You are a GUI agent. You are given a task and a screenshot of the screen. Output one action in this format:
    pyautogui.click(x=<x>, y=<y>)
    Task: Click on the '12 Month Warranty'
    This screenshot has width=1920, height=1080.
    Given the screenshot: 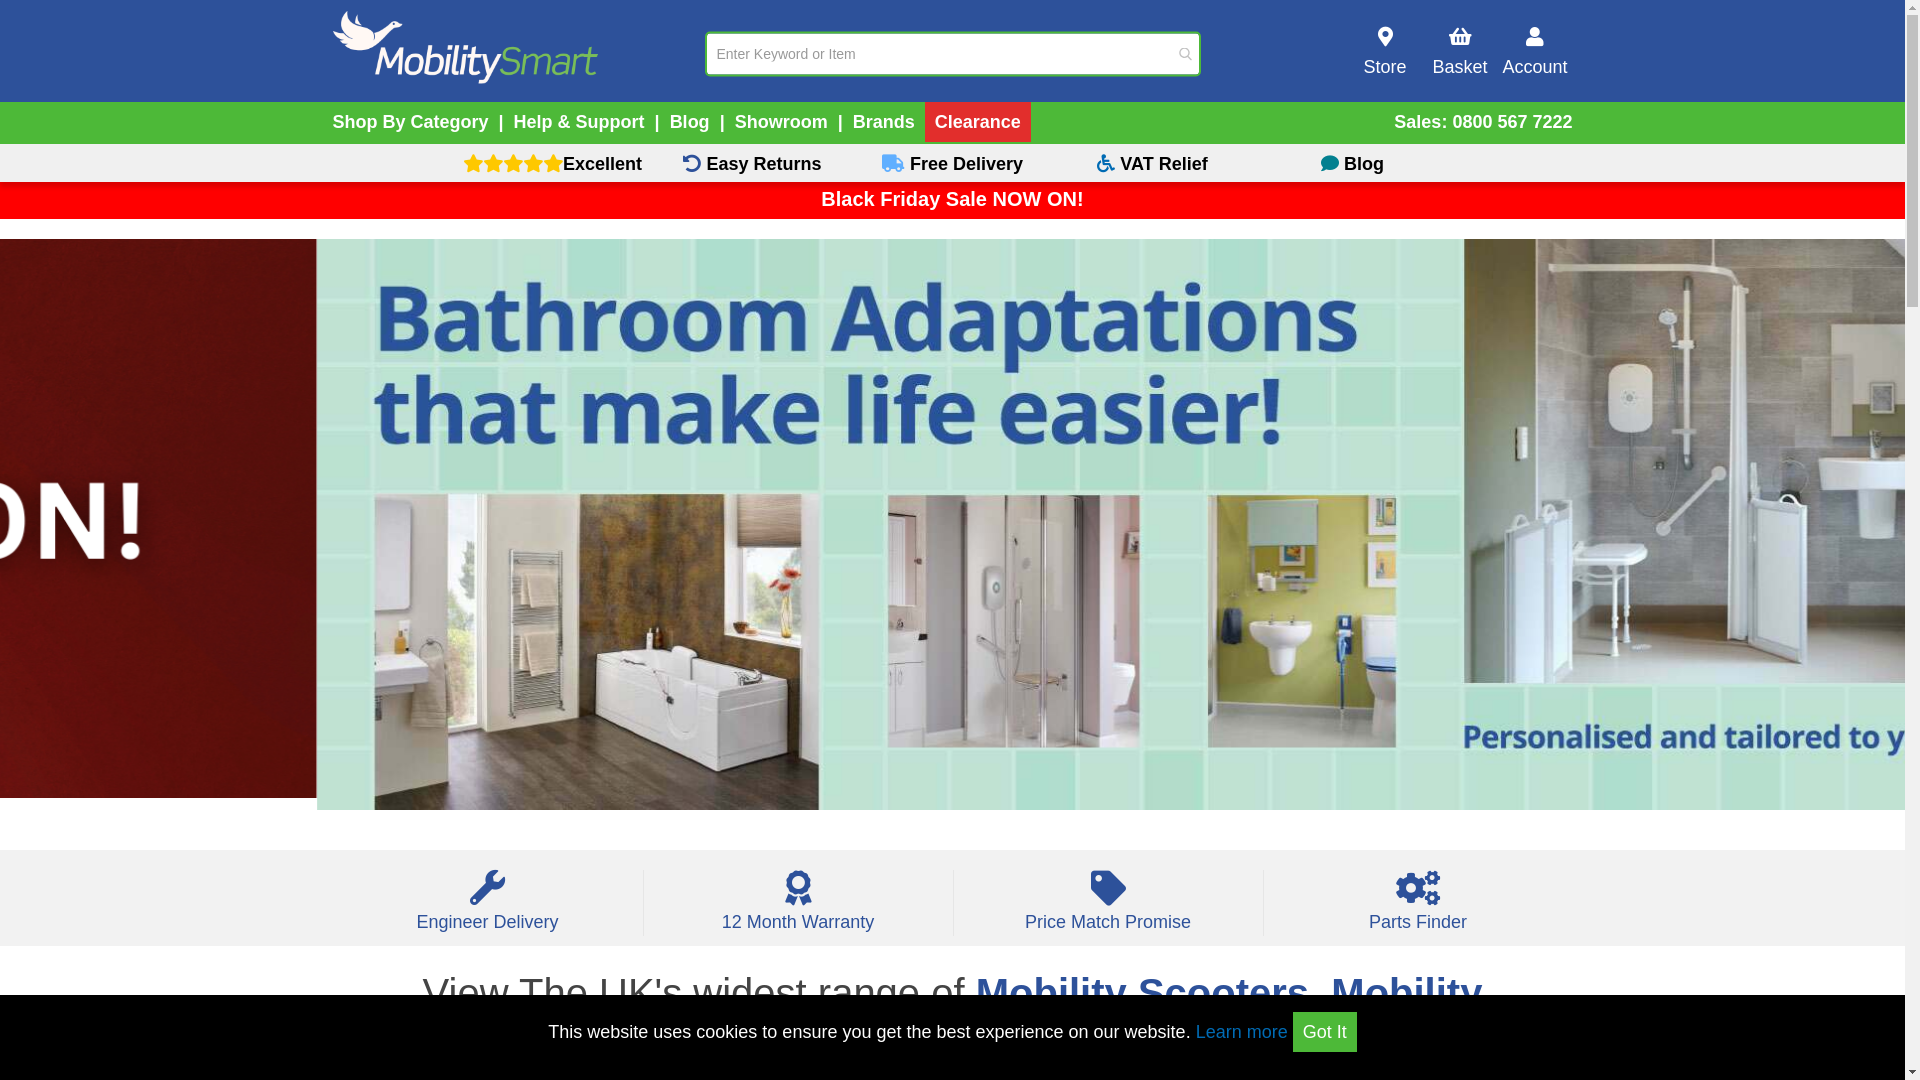 What is the action you would take?
    pyautogui.click(x=797, y=910)
    